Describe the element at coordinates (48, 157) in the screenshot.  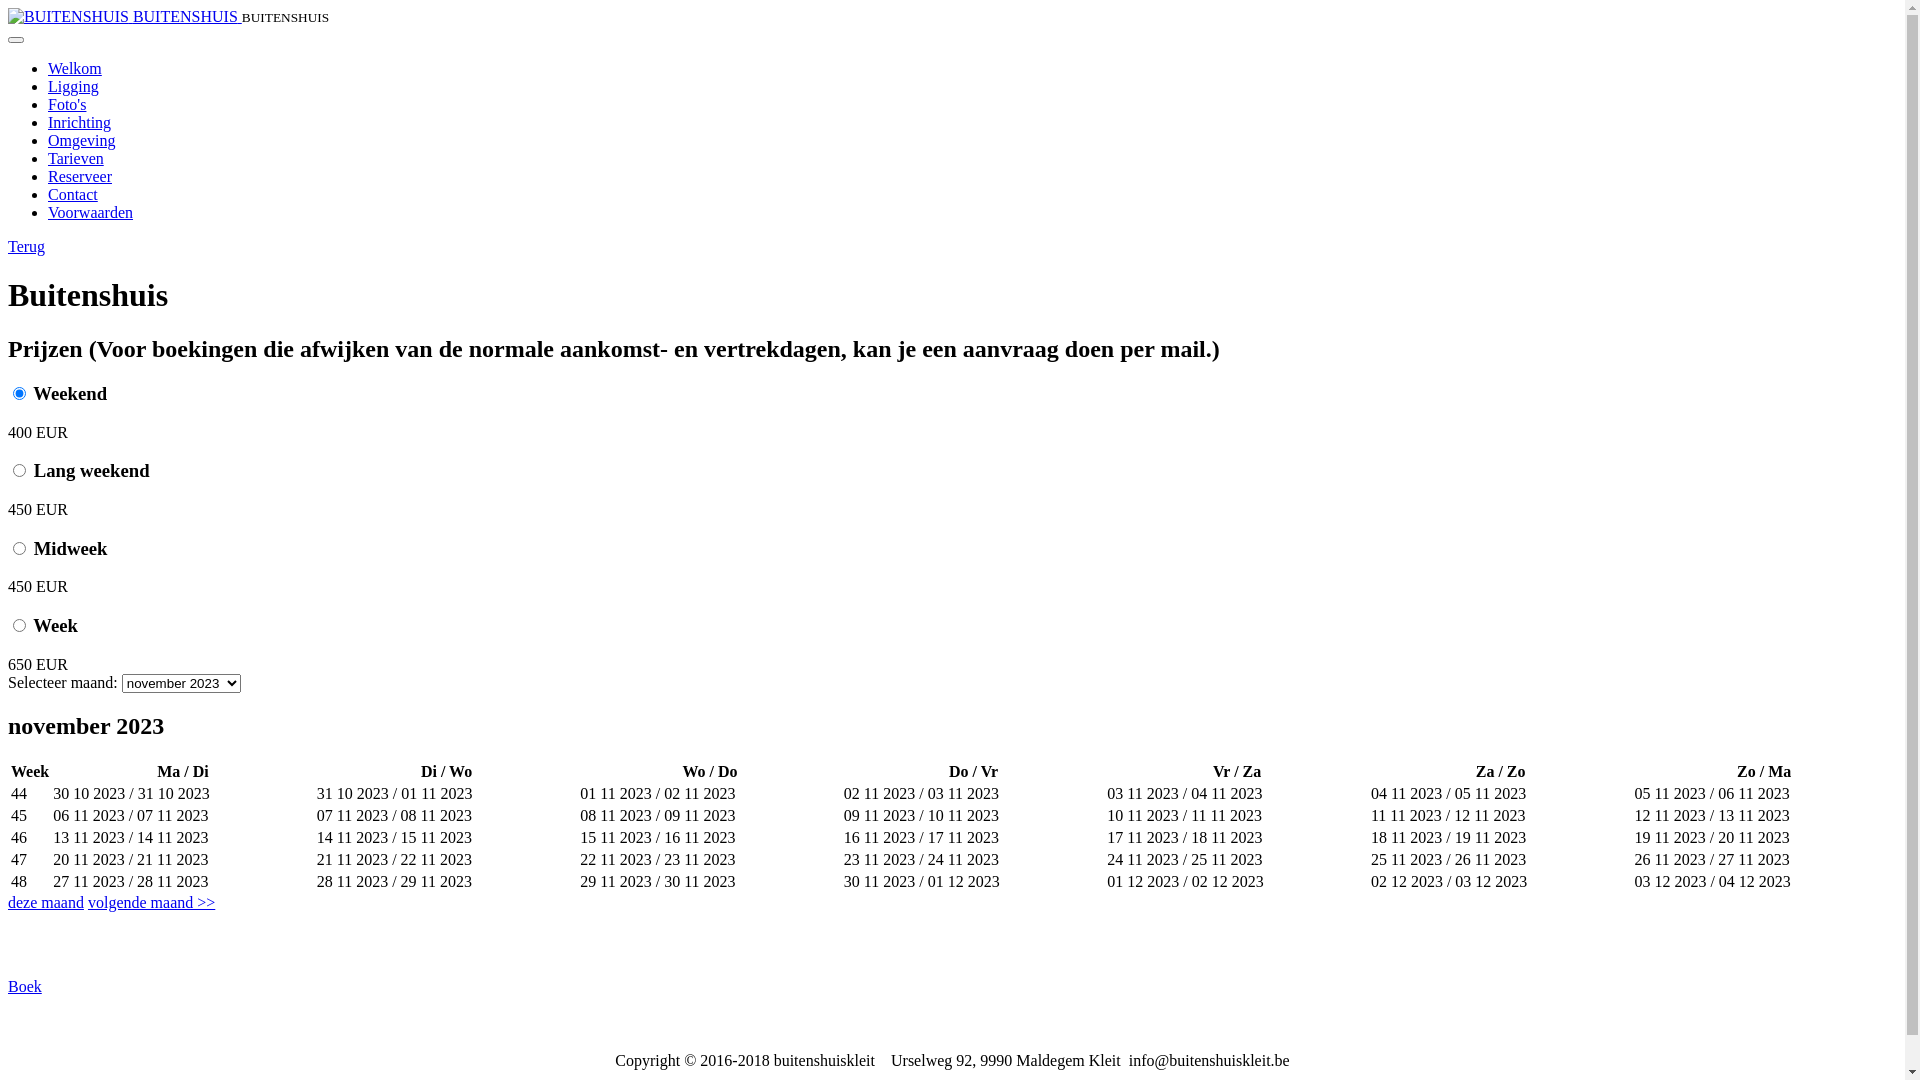
I see `'Tarieven'` at that location.